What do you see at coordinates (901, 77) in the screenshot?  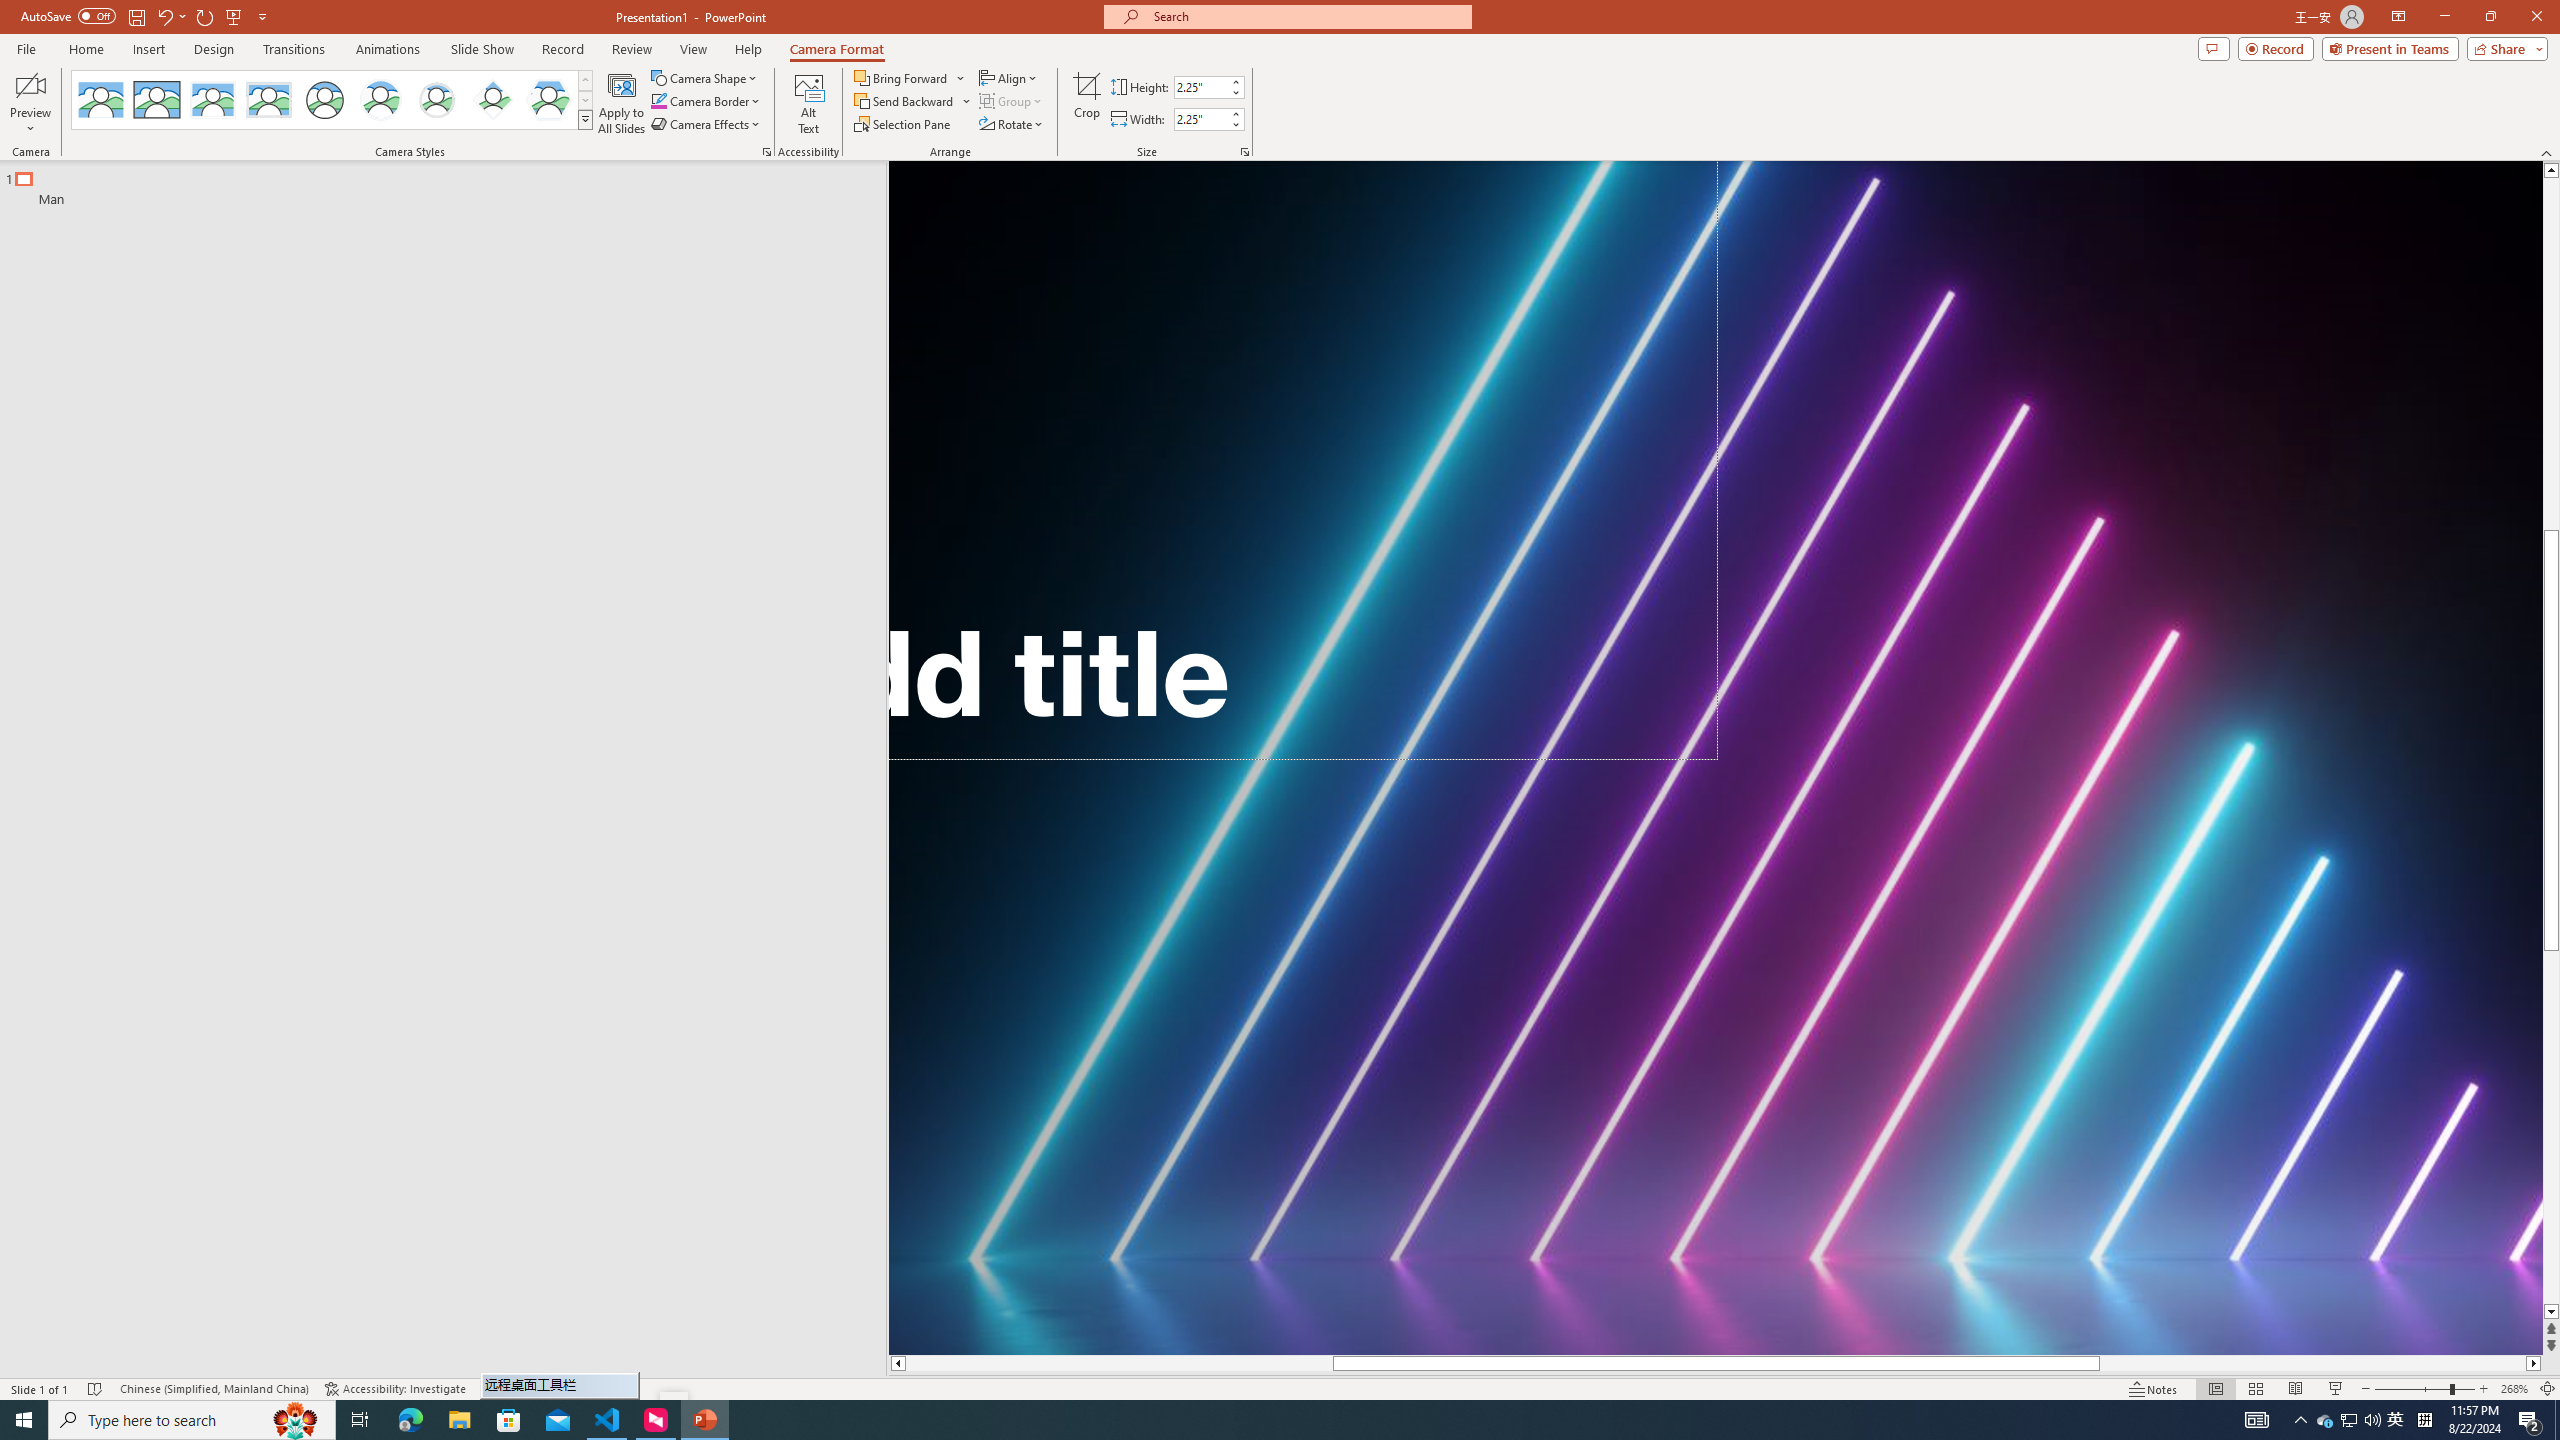 I see `'Bring Forward'` at bounding box center [901, 77].